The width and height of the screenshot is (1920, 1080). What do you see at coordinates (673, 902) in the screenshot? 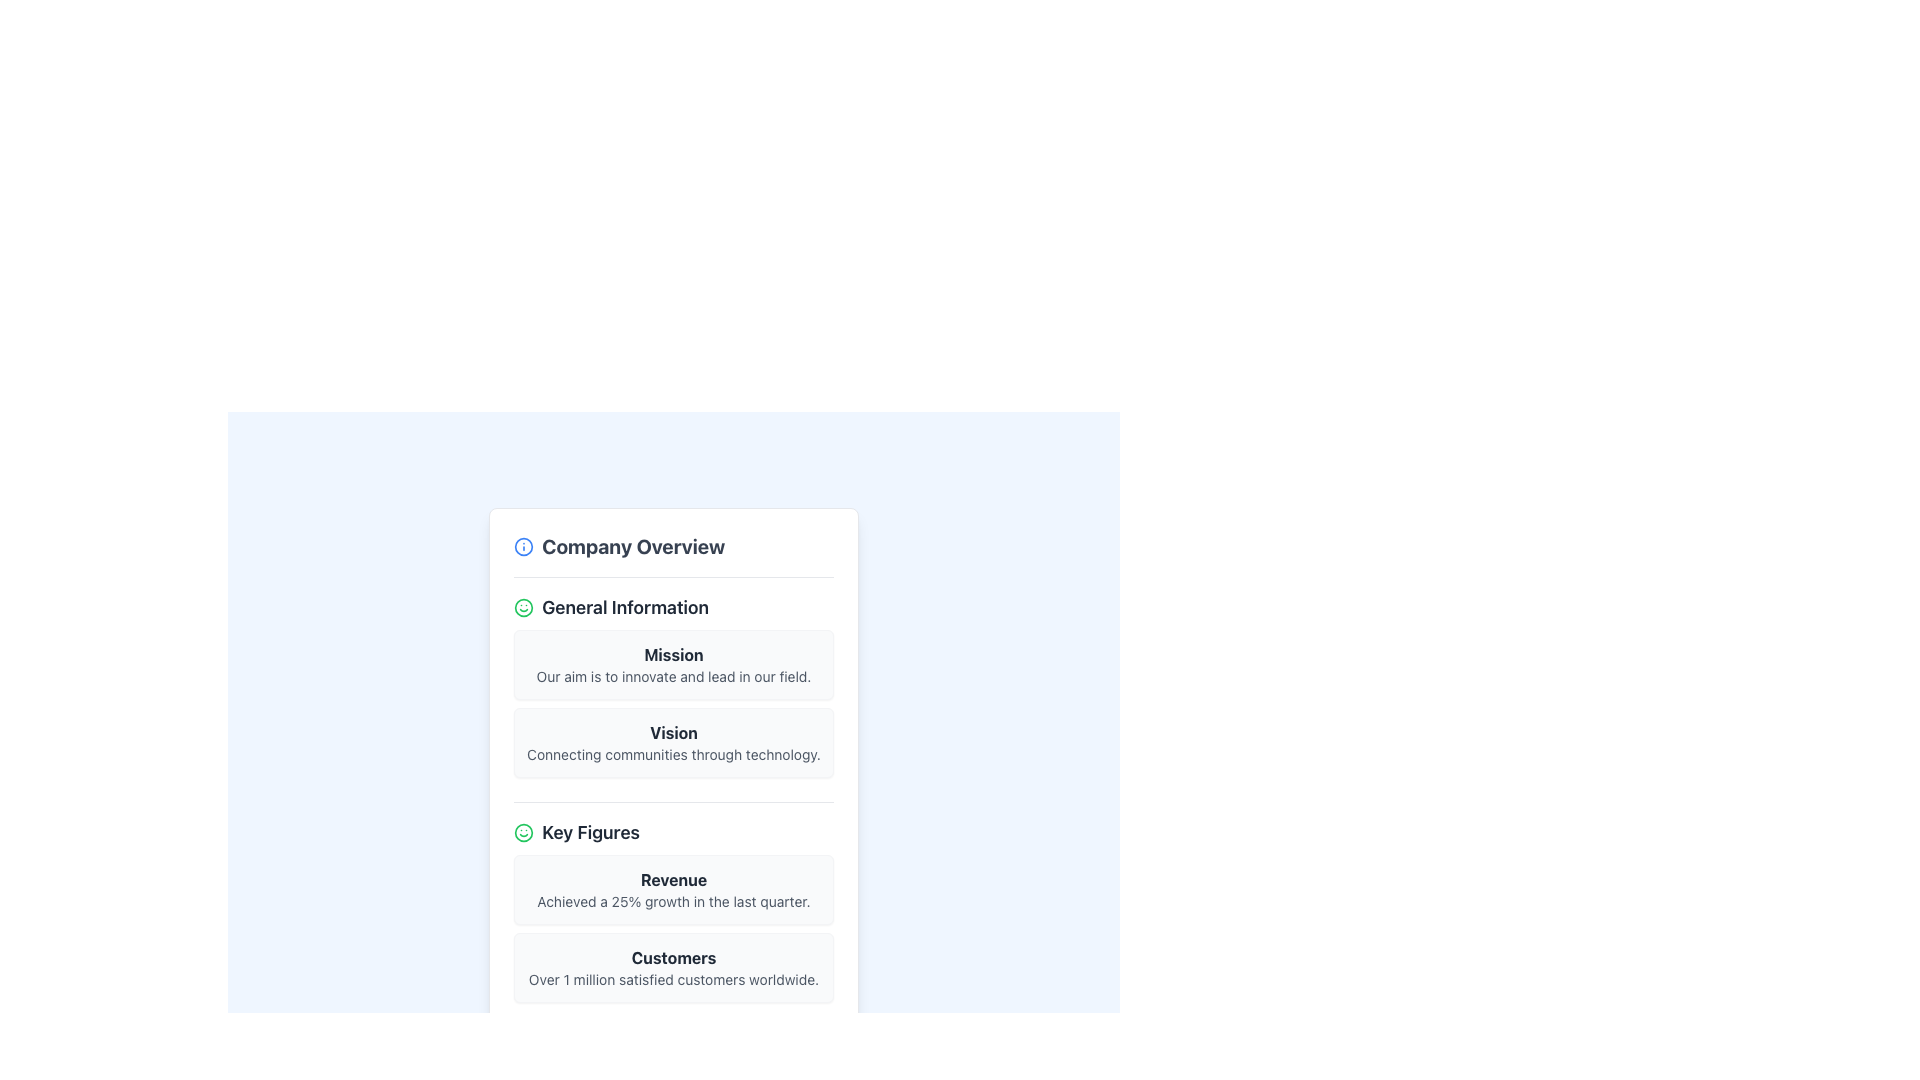
I see `the text displaying the growth percentage achieved in the last quarter, which is positioned below the 'Revenue' heading in the 'Key Figures' category` at bounding box center [673, 902].